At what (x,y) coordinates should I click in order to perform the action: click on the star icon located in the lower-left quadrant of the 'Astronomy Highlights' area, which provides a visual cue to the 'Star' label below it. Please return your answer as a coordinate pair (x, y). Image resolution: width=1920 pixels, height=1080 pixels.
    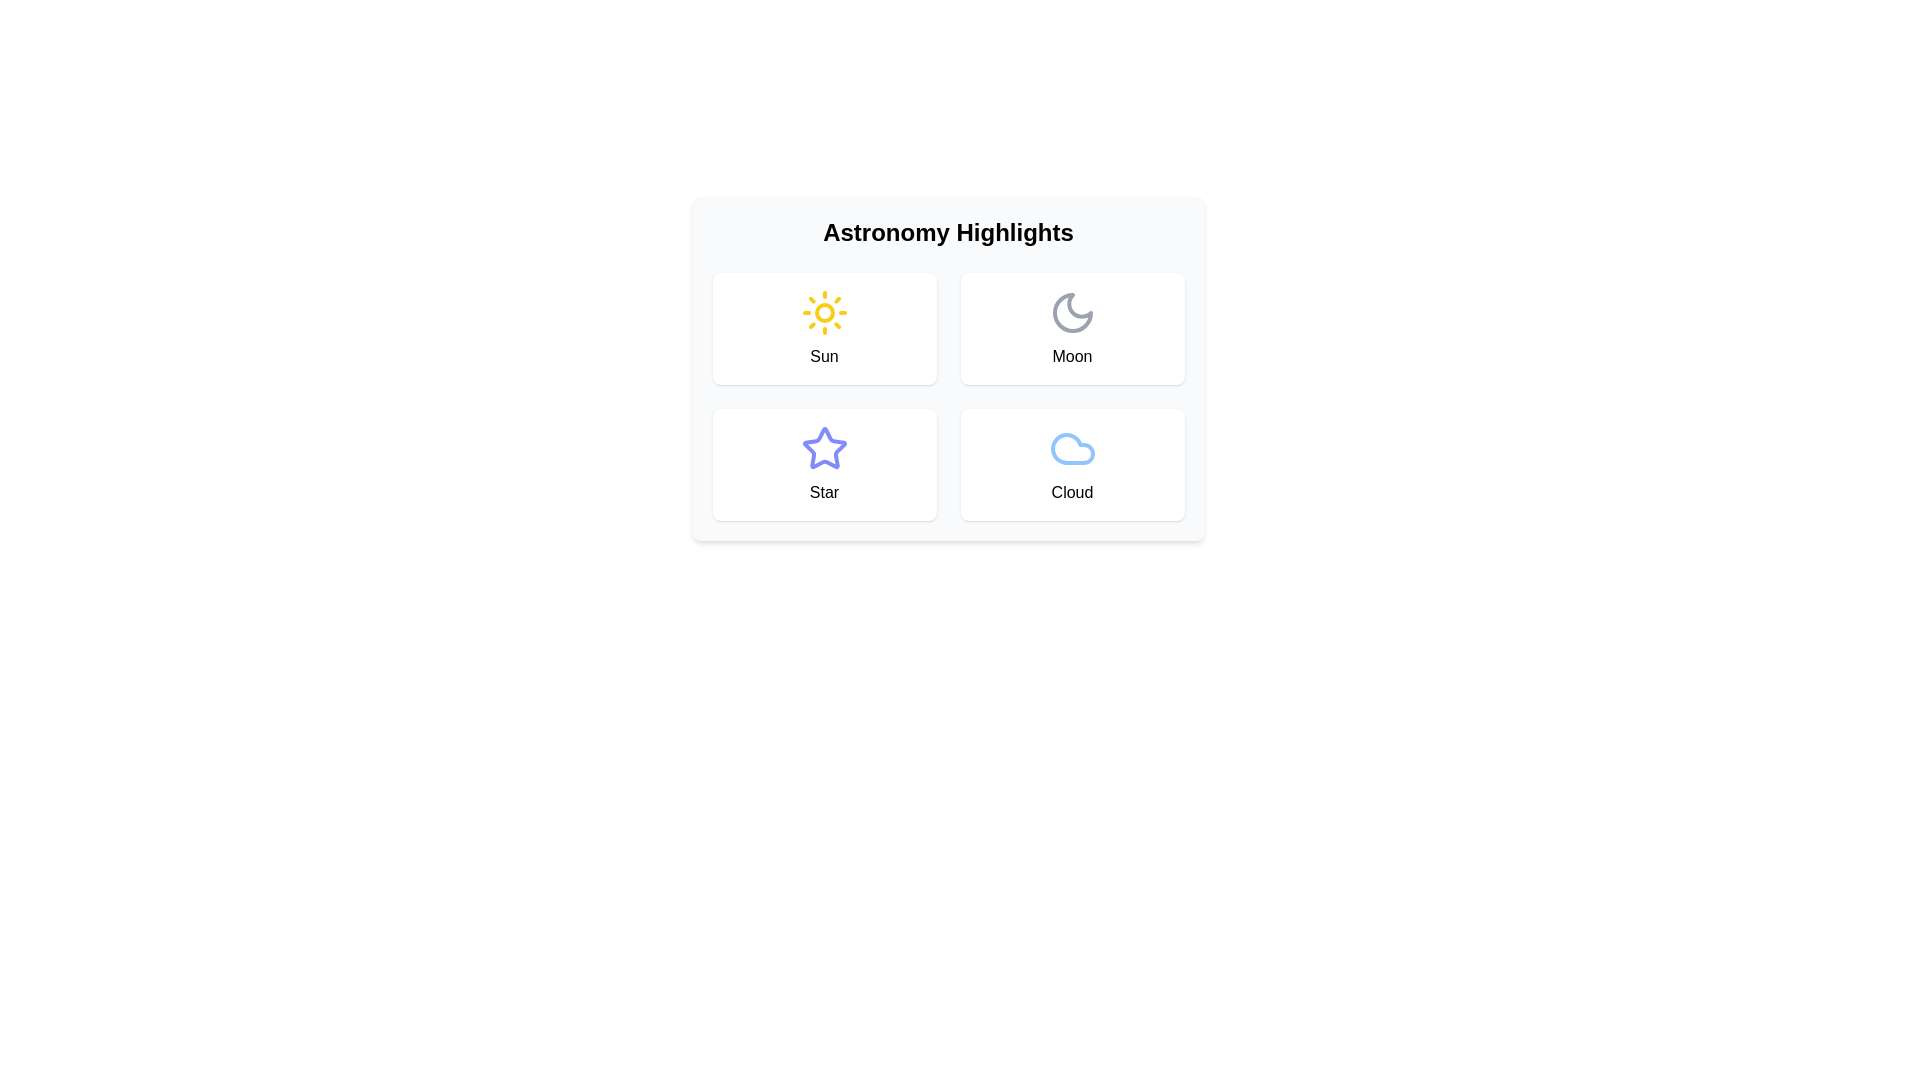
    Looking at the image, I should click on (824, 447).